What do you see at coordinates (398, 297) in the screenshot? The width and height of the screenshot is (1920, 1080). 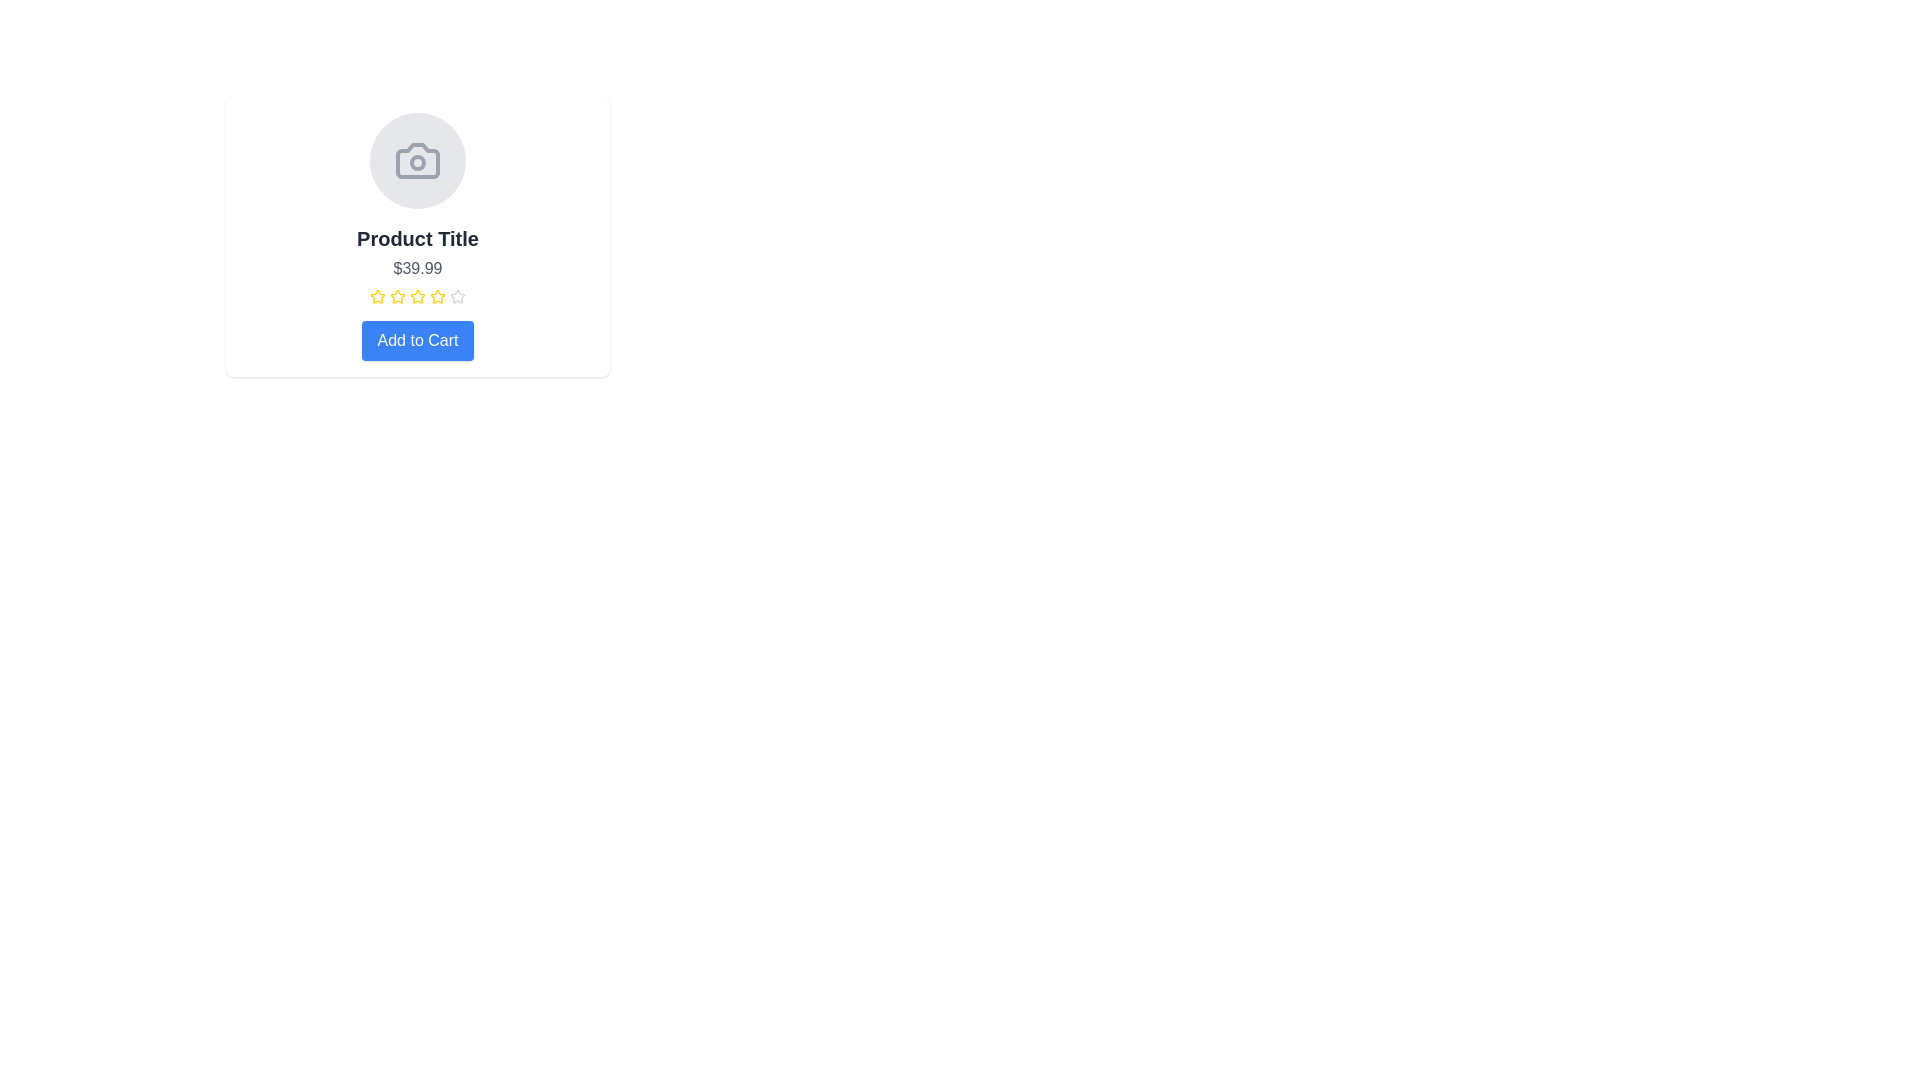 I see `the third star icon in the product rating system, which is located in the middle of the UI component showcasing product details` at bounding box center [398, 297].